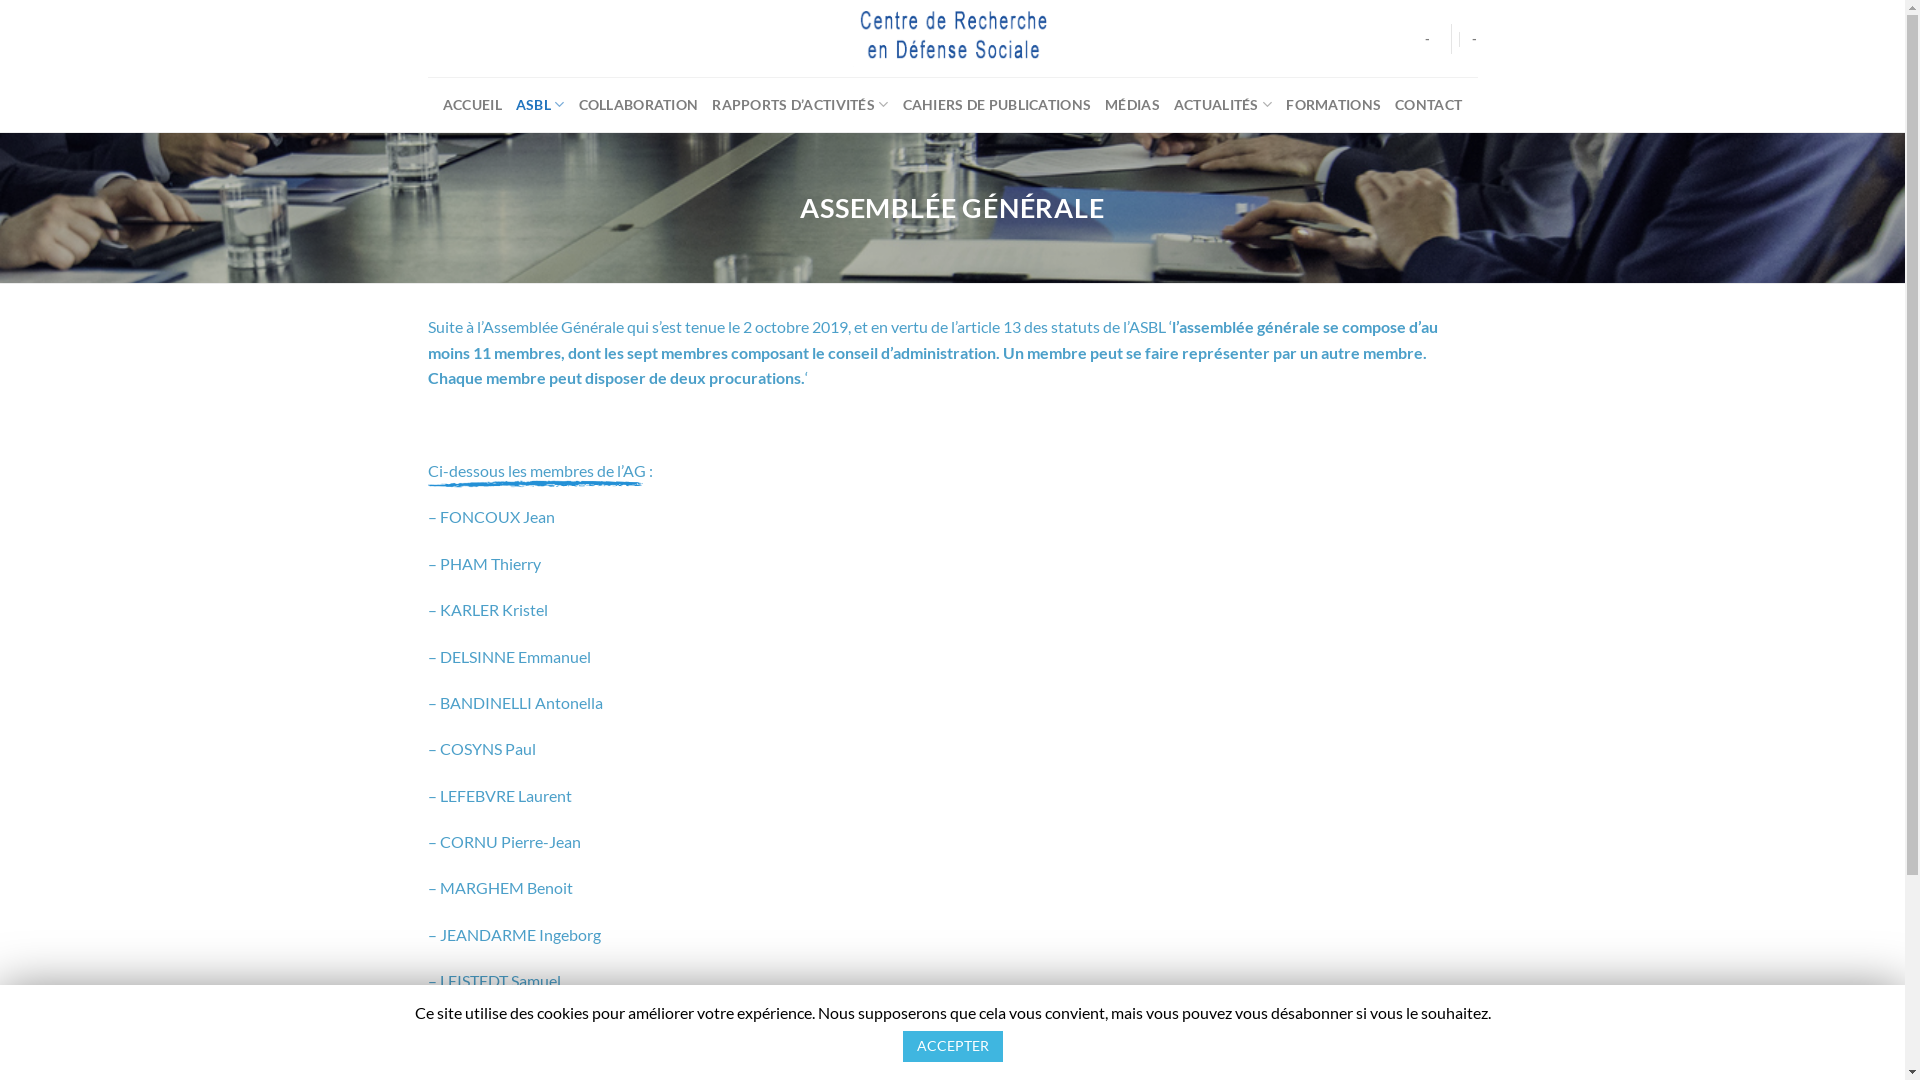  Describe the element at coordinates (637, 104) in the screenshot. I see `'COLLABORATION'` at that location.